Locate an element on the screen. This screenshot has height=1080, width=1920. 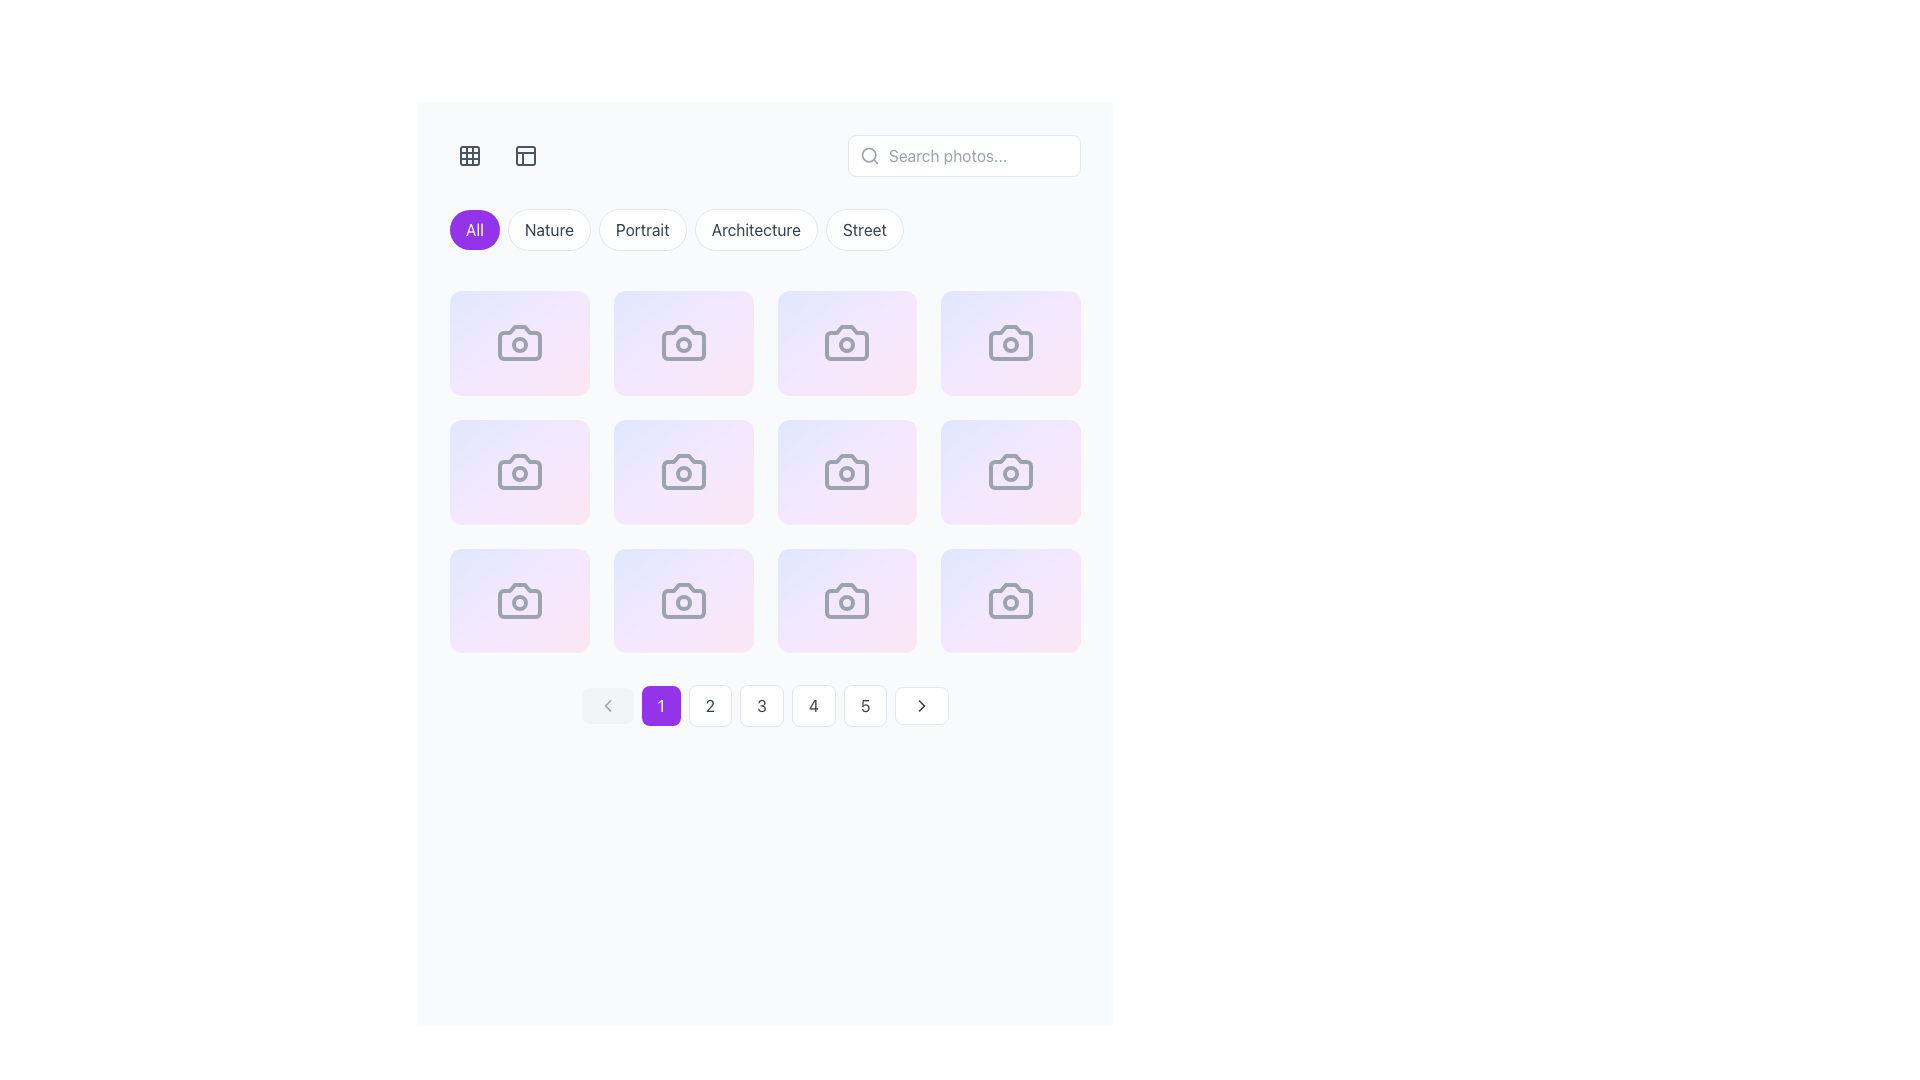
the filter button for 'Portrait' items, which is the third button in the horizontal list of filters, located between the 'Nature' and 'Architecture' buttons is located at coordinates (642, 229).